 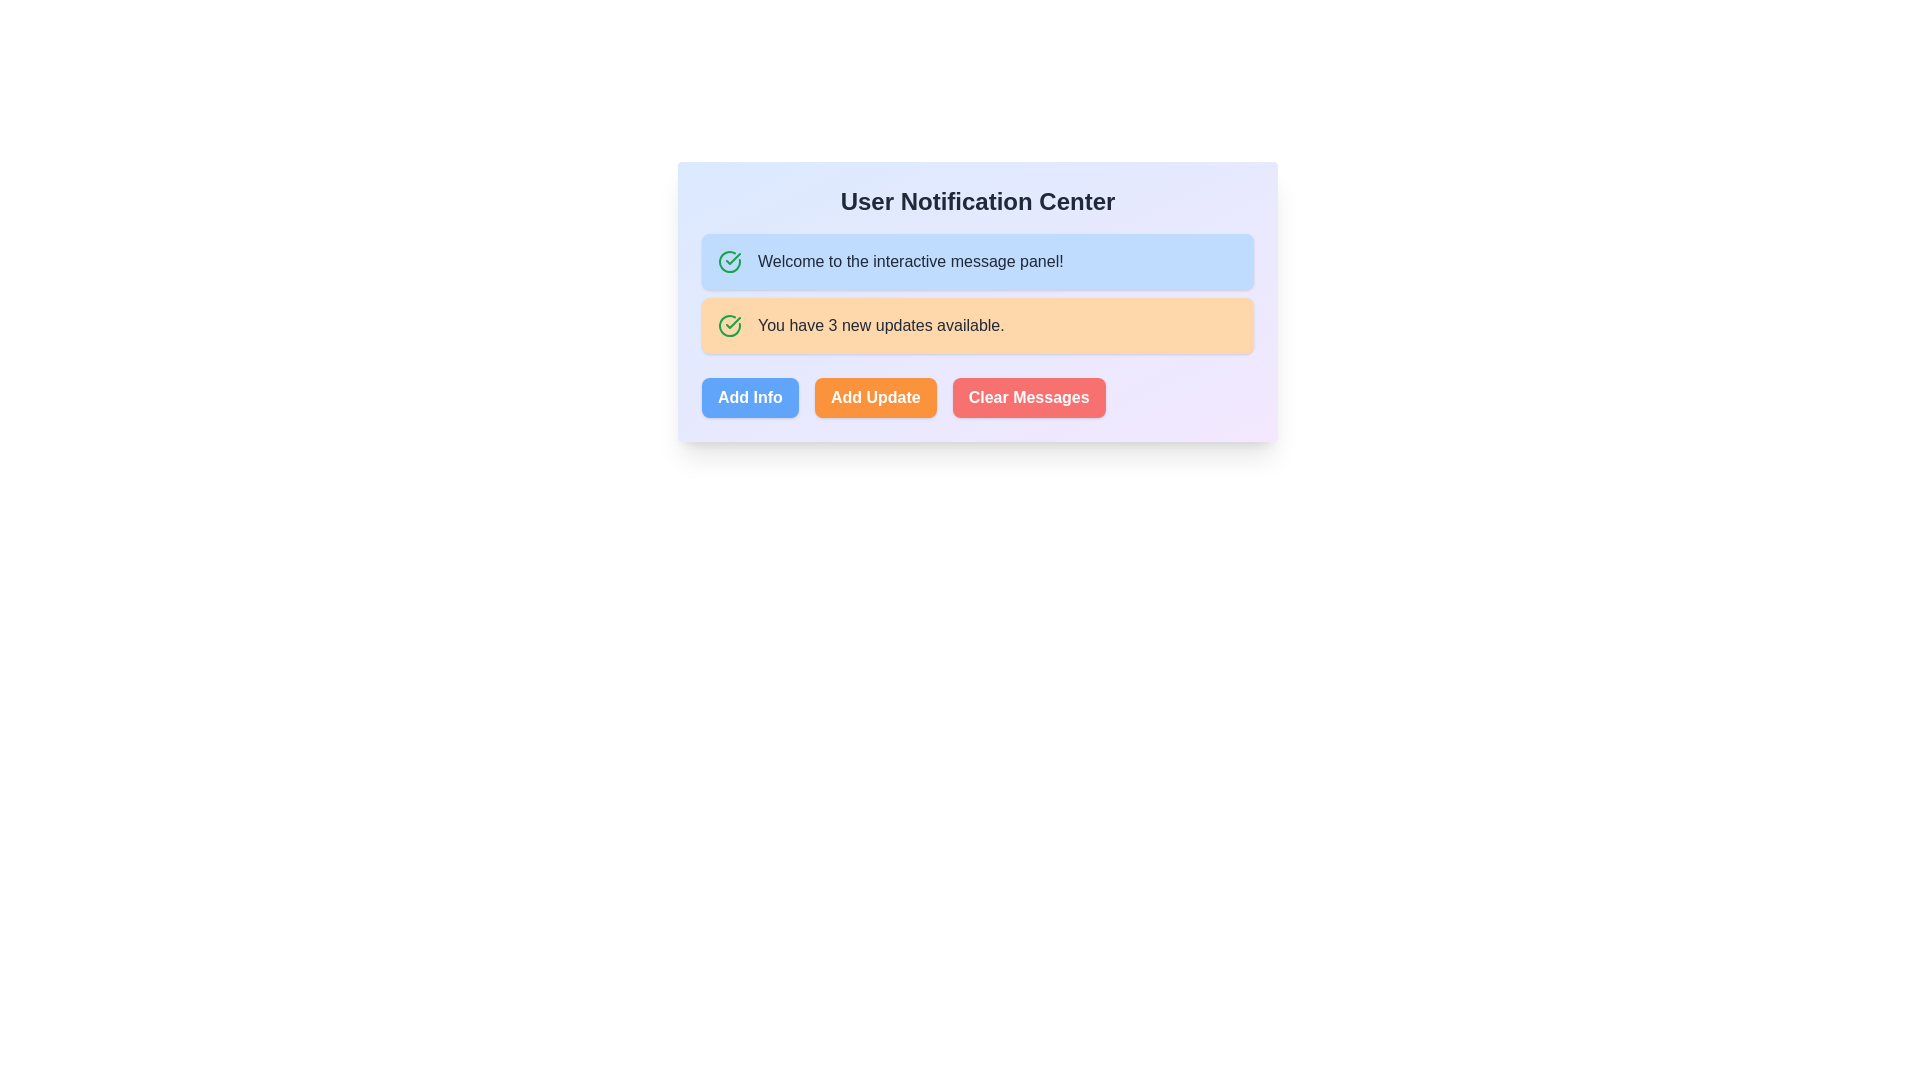 I want to click on the circular green icon with a checkmark inside, which is positioned next to the text 'Welcome to the interactive message panel!' in the top left corner of the panel, so click(x=728, y=261).